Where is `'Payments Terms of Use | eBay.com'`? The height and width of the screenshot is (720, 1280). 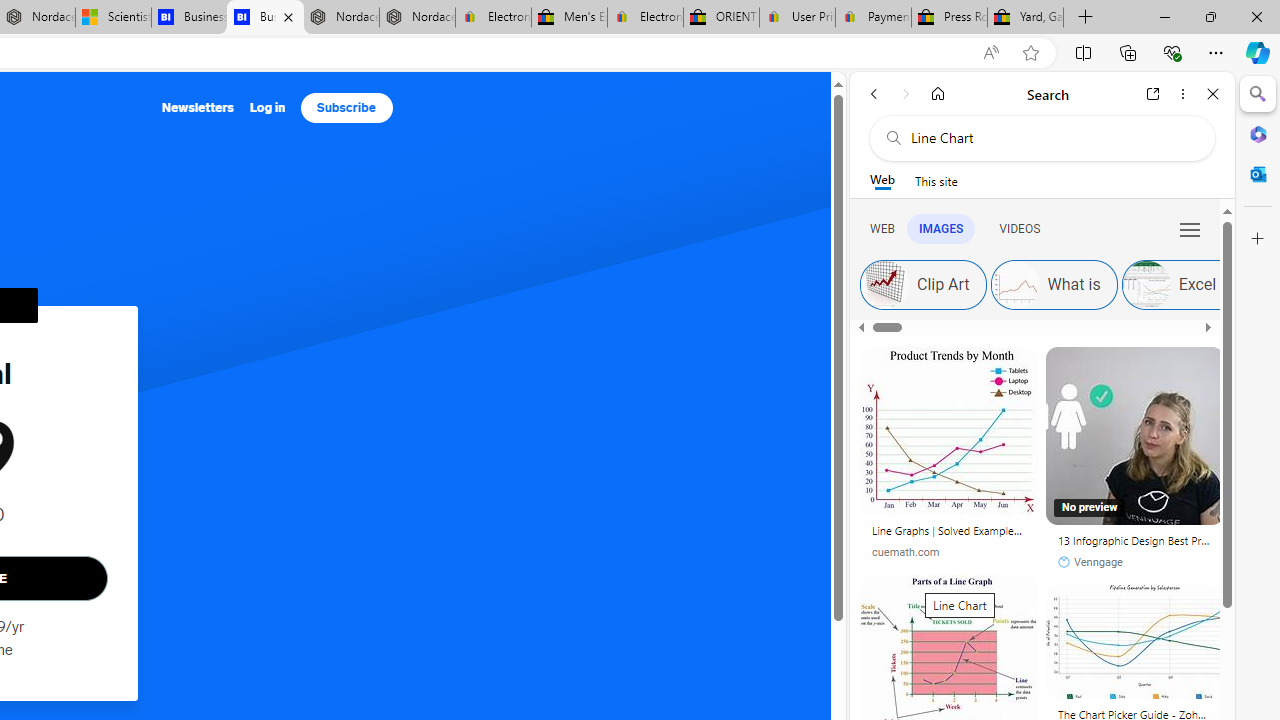 'Payments Terms of Use | eBay.com' is located at coordinates (873, 17).